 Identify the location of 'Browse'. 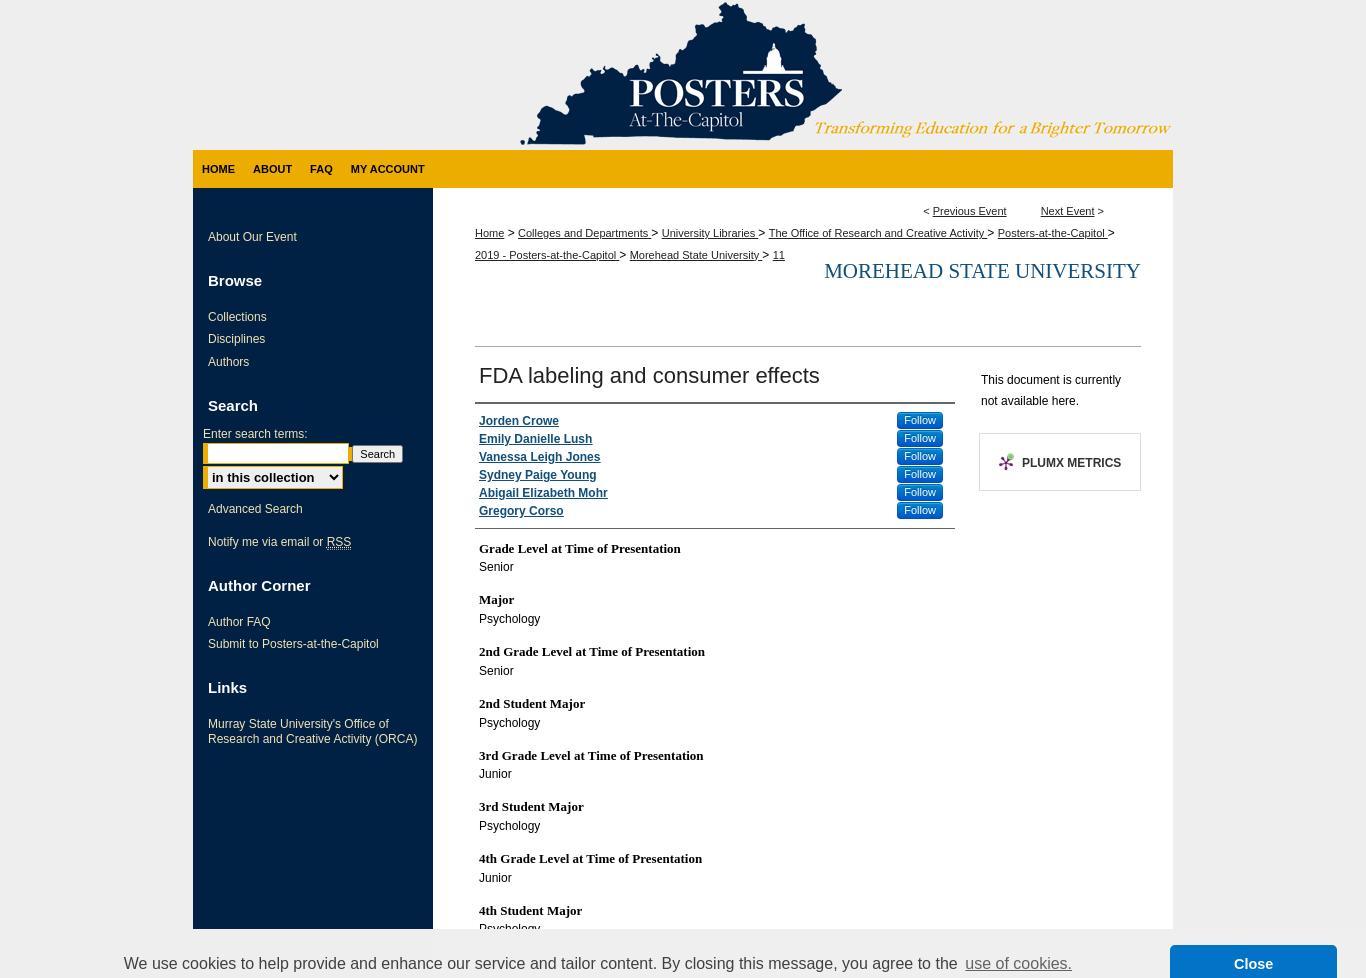
(234, 278).